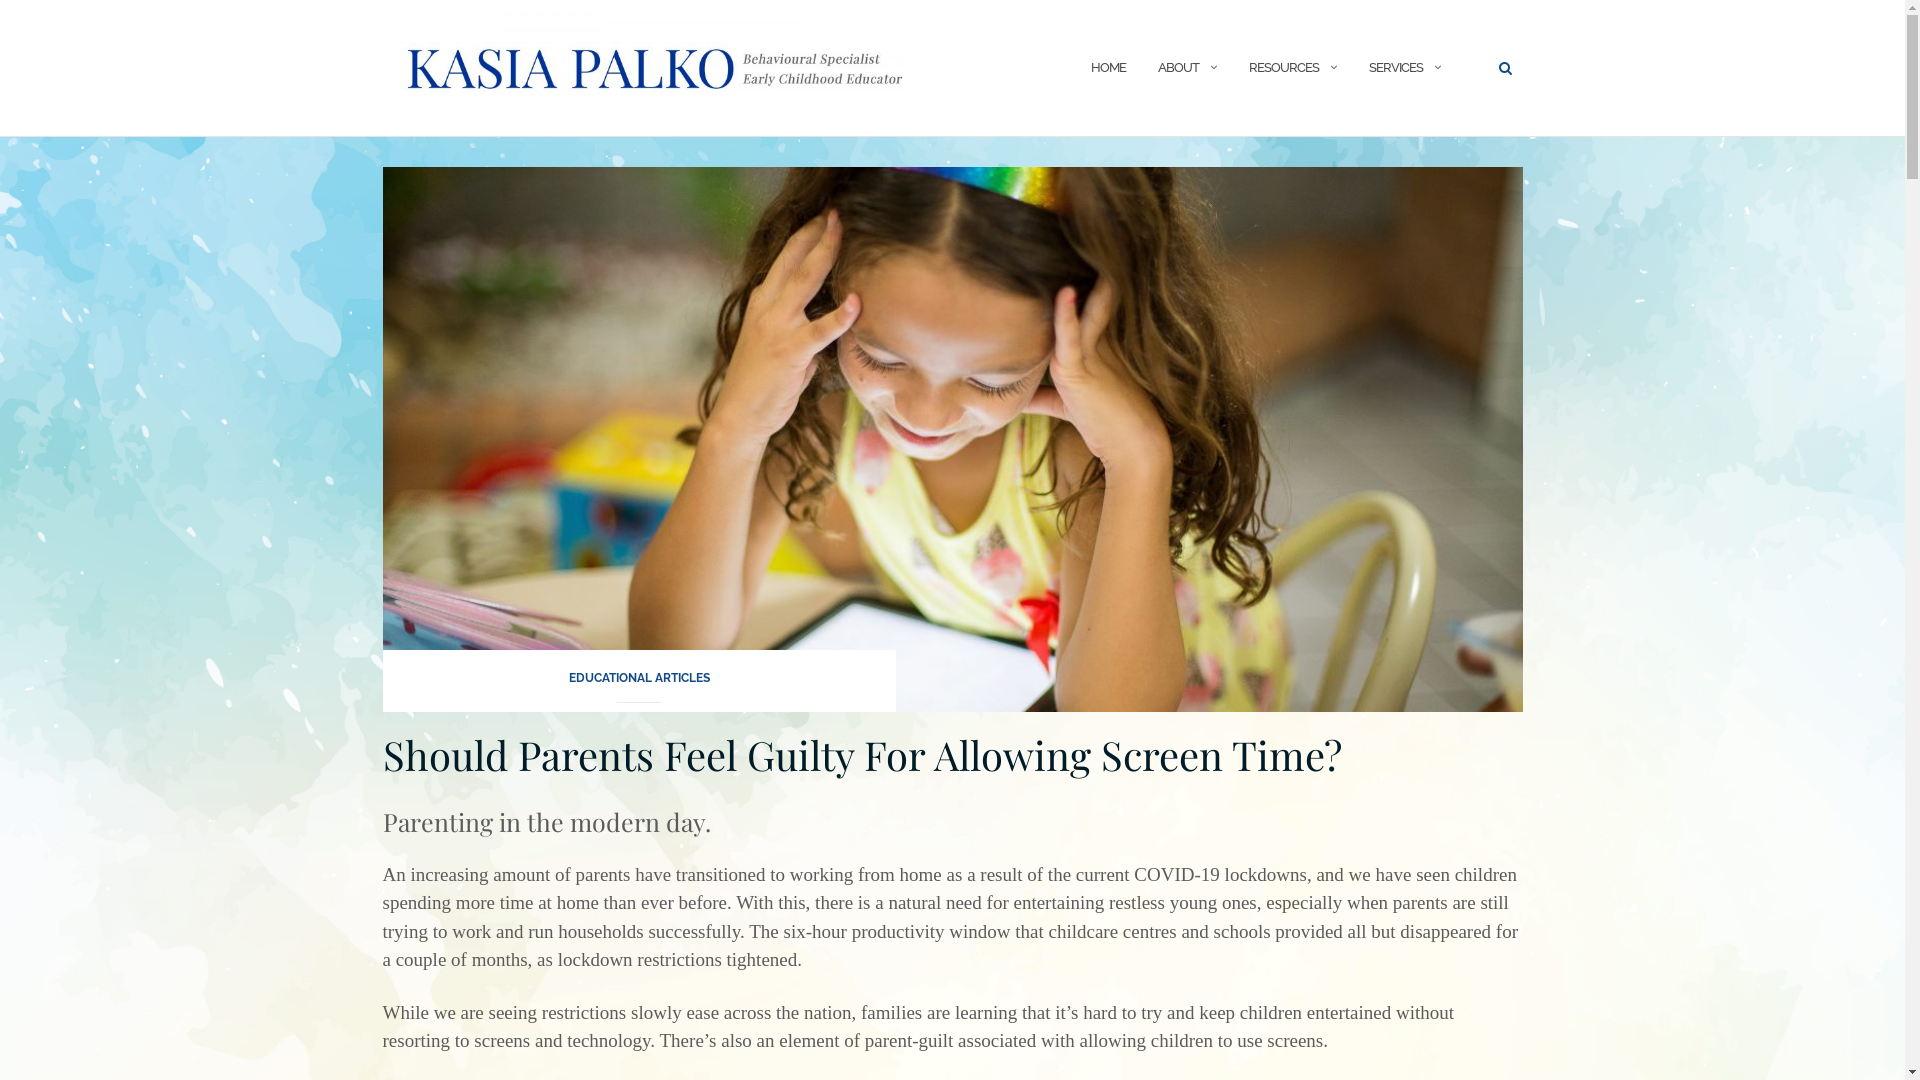 Image resolution: width=1920 pixels, height=1080 pixels. Describe the element at coordinates (861, 754) in the screenshot. I see `'Should Parents Feel Guilty For Allowing Screen Time?'` at that location.